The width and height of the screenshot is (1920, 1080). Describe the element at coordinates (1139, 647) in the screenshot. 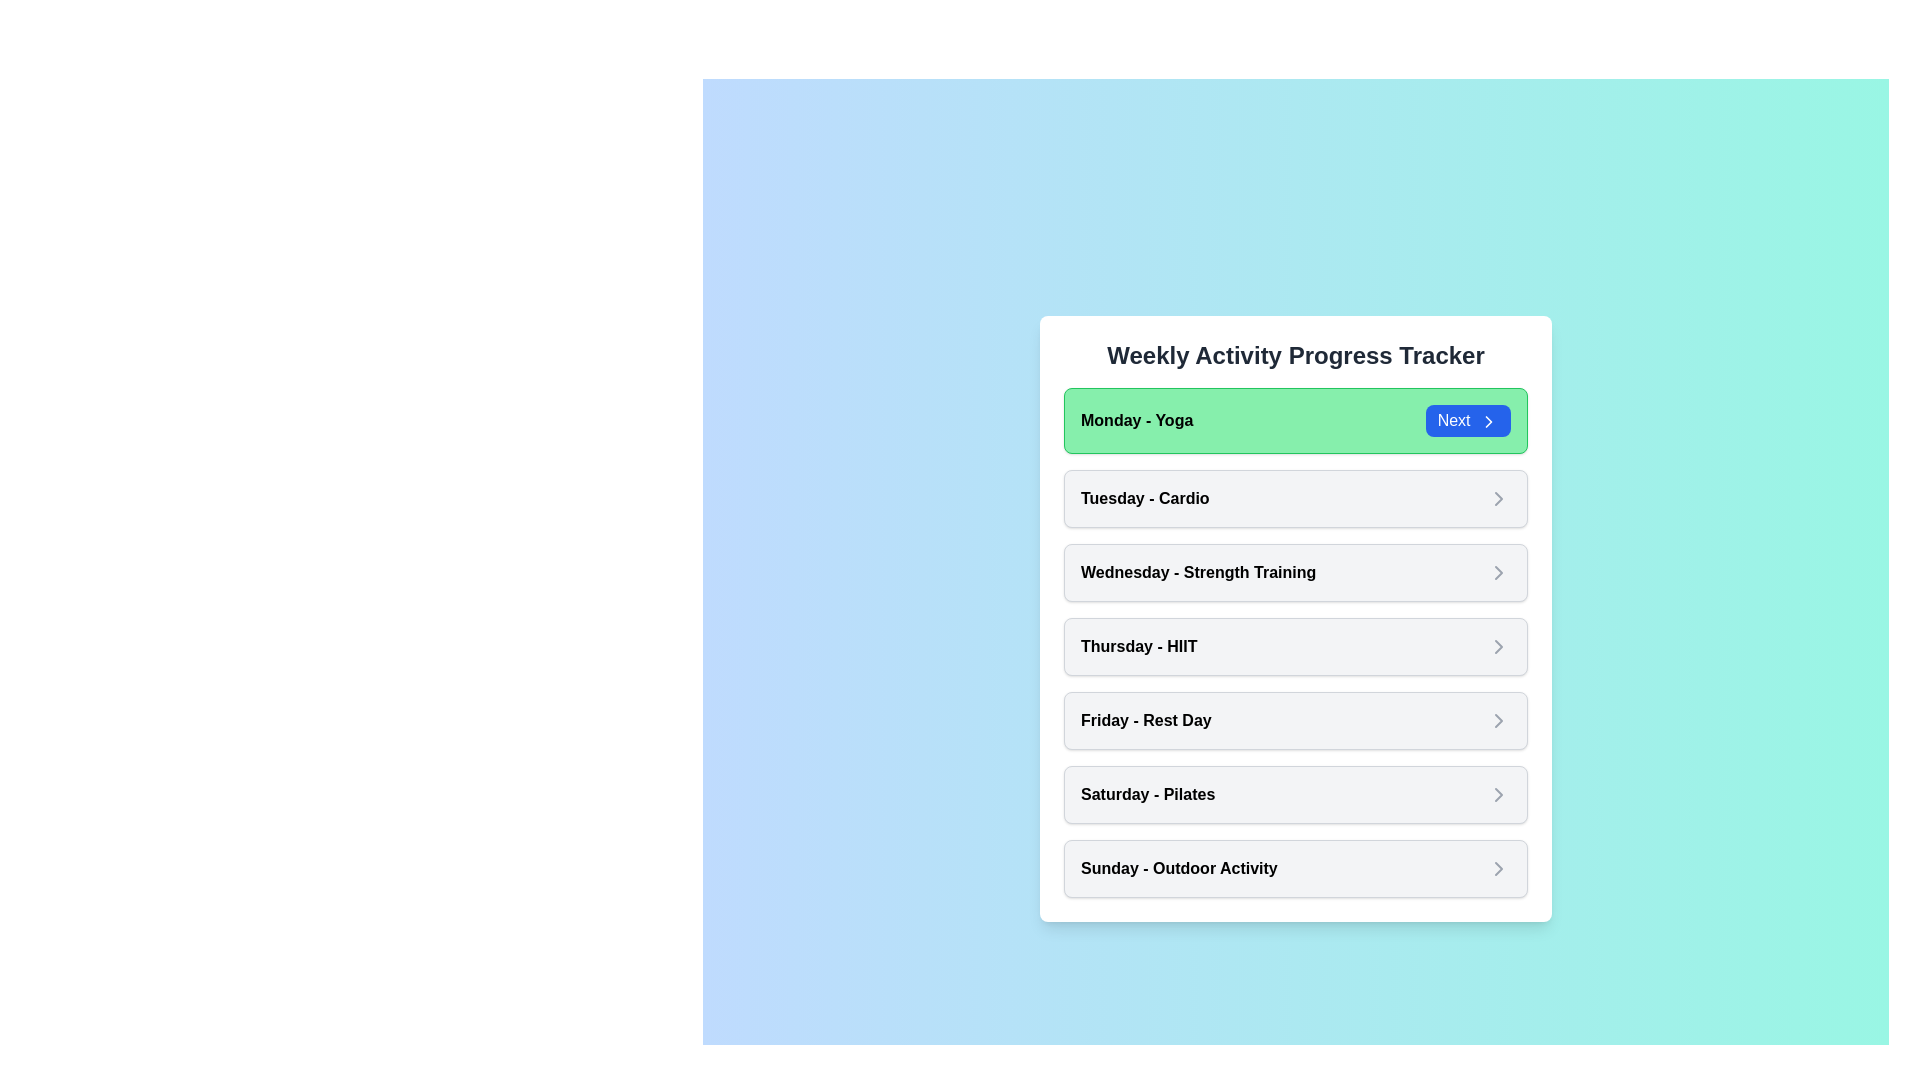

I see `the text label that indicates the scheduled activity for Thursday, which is 'HIIT', located in the fourth item of the vertically-stacked list of activities` at that location.